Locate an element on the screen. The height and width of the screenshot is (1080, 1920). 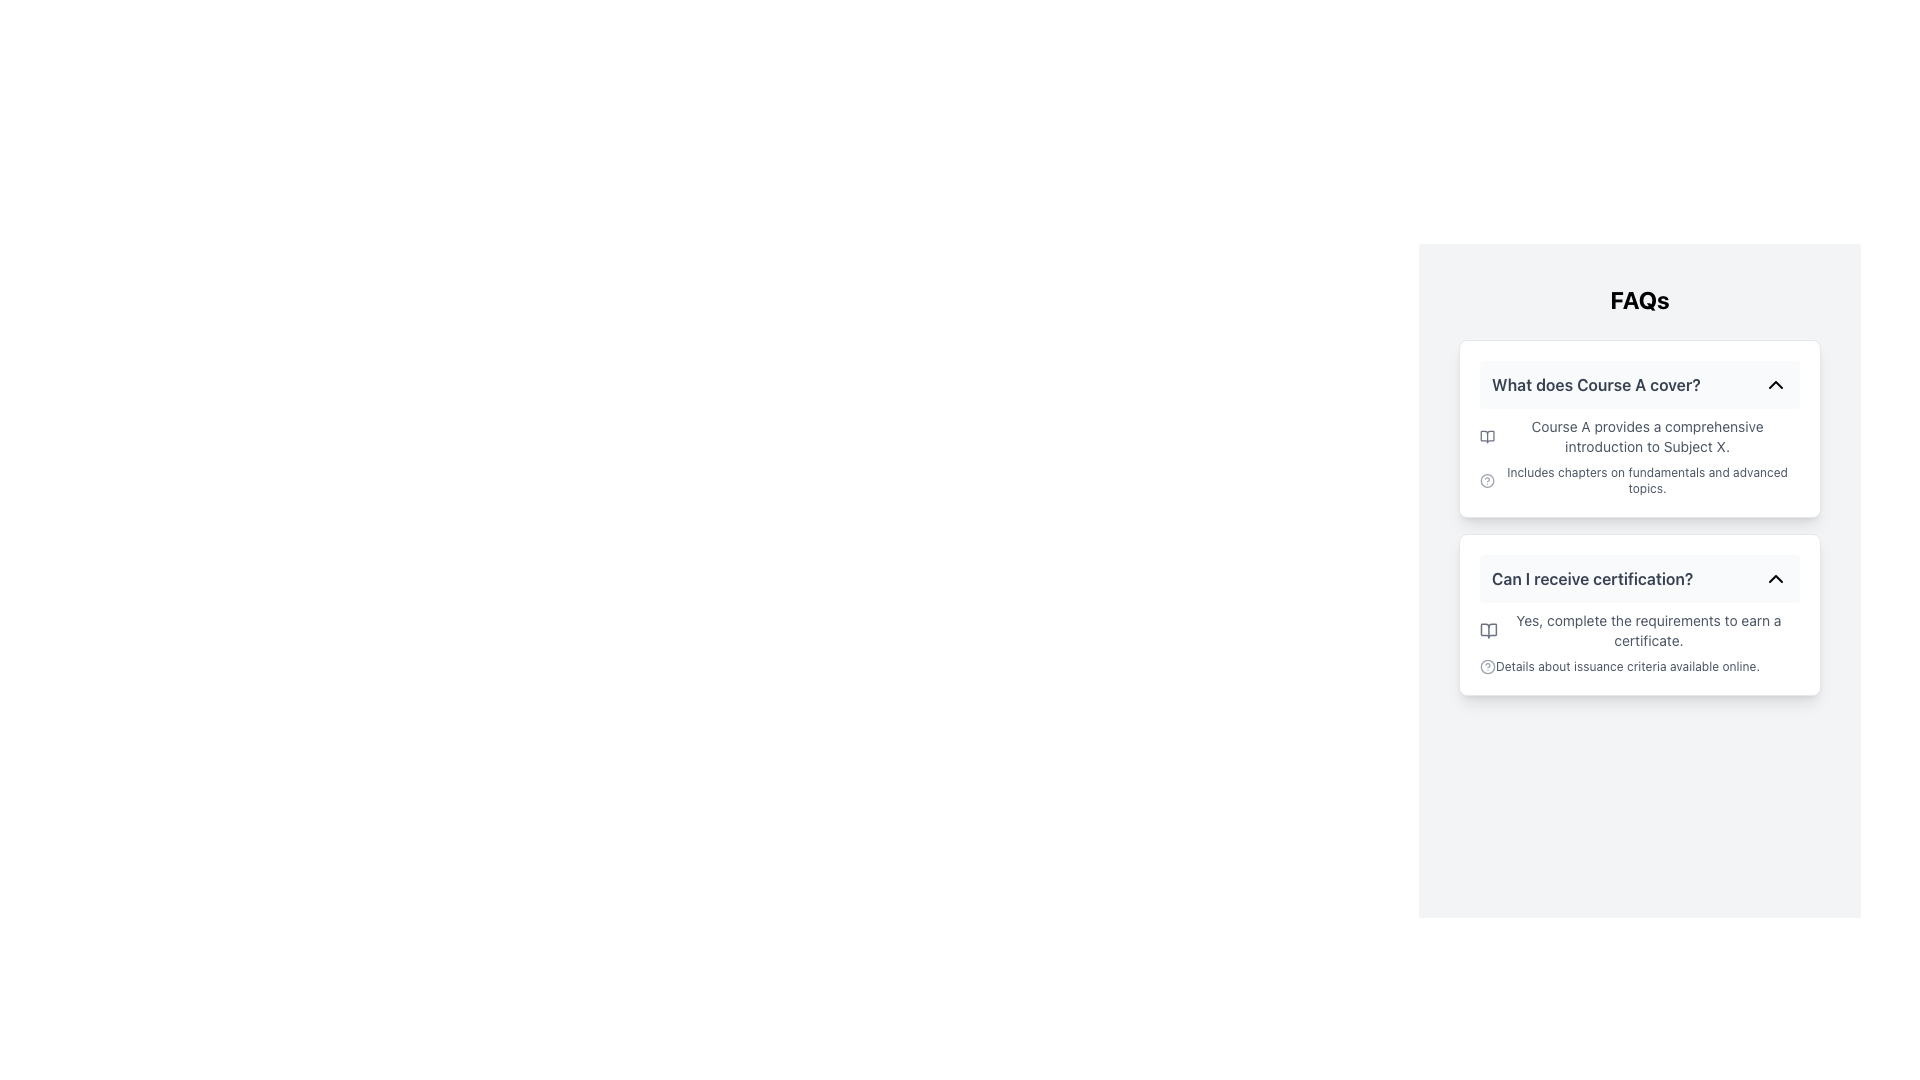
the small circular icon with a question mark, located to the left of the text 'Details about issuance criteria available online' in the 'Can I receive certification?' FAQ entry, to obtain detailed information is located at coordinates (1488, 667).